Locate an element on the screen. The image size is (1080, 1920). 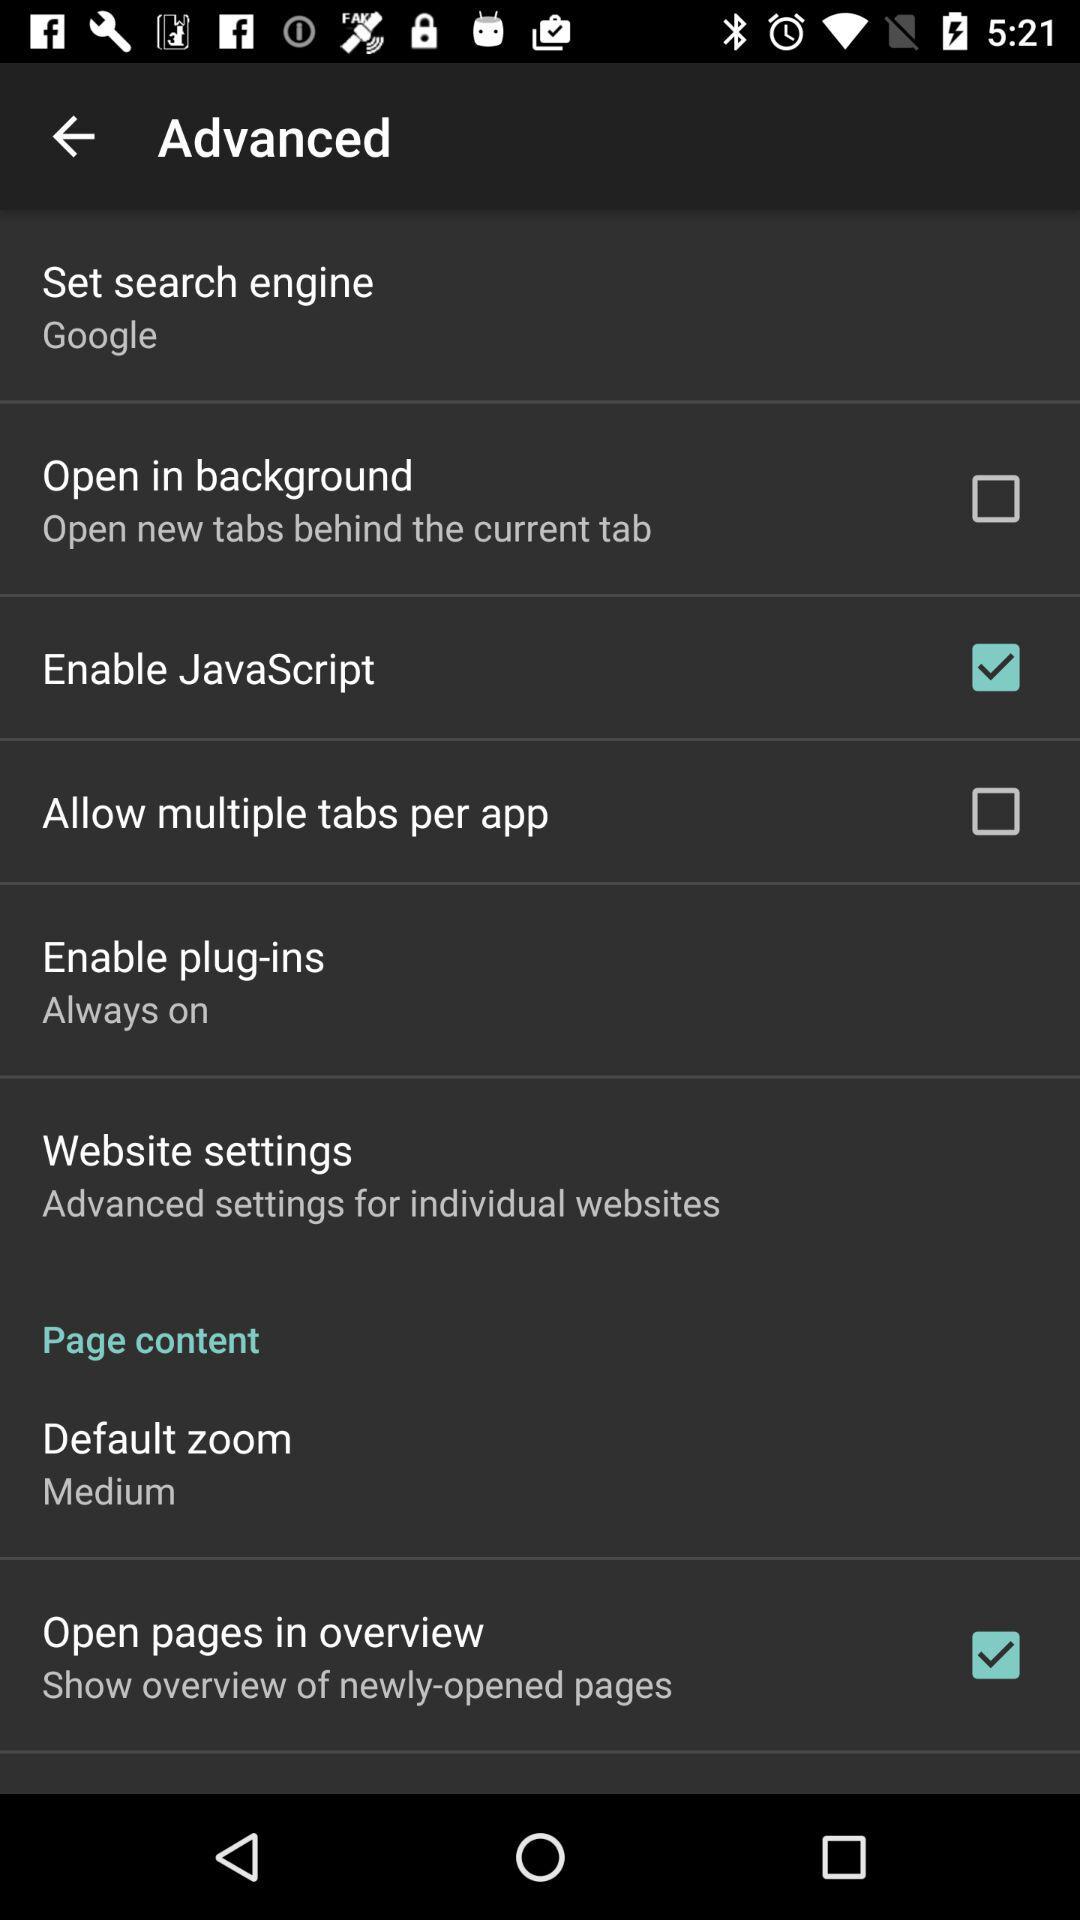
icon next to the advanced icon is located at coordinates (72, 135).